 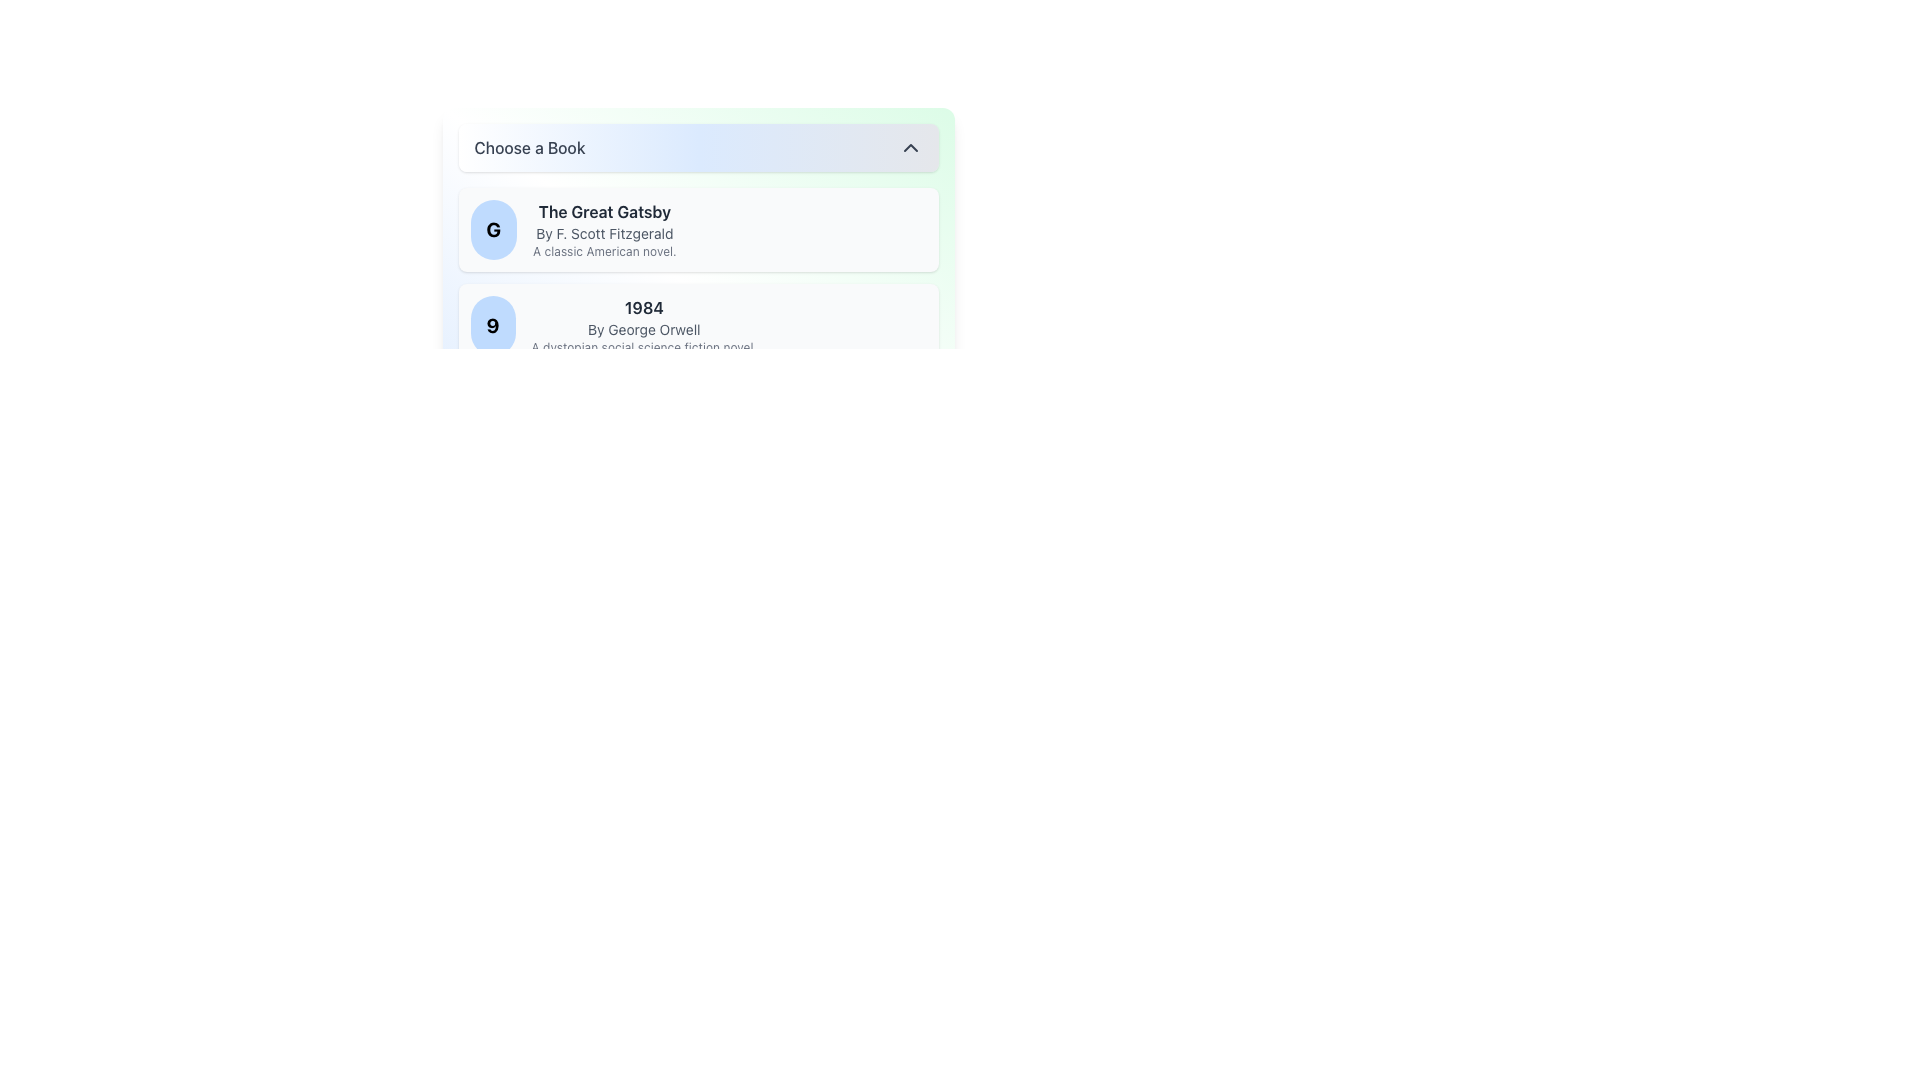 I want to click on the static text element that reads 'A classic American novel.' which is styled in gray color and positioned at the bottom of the card for 'The Great Gatsby', so click(x=603, y=250).